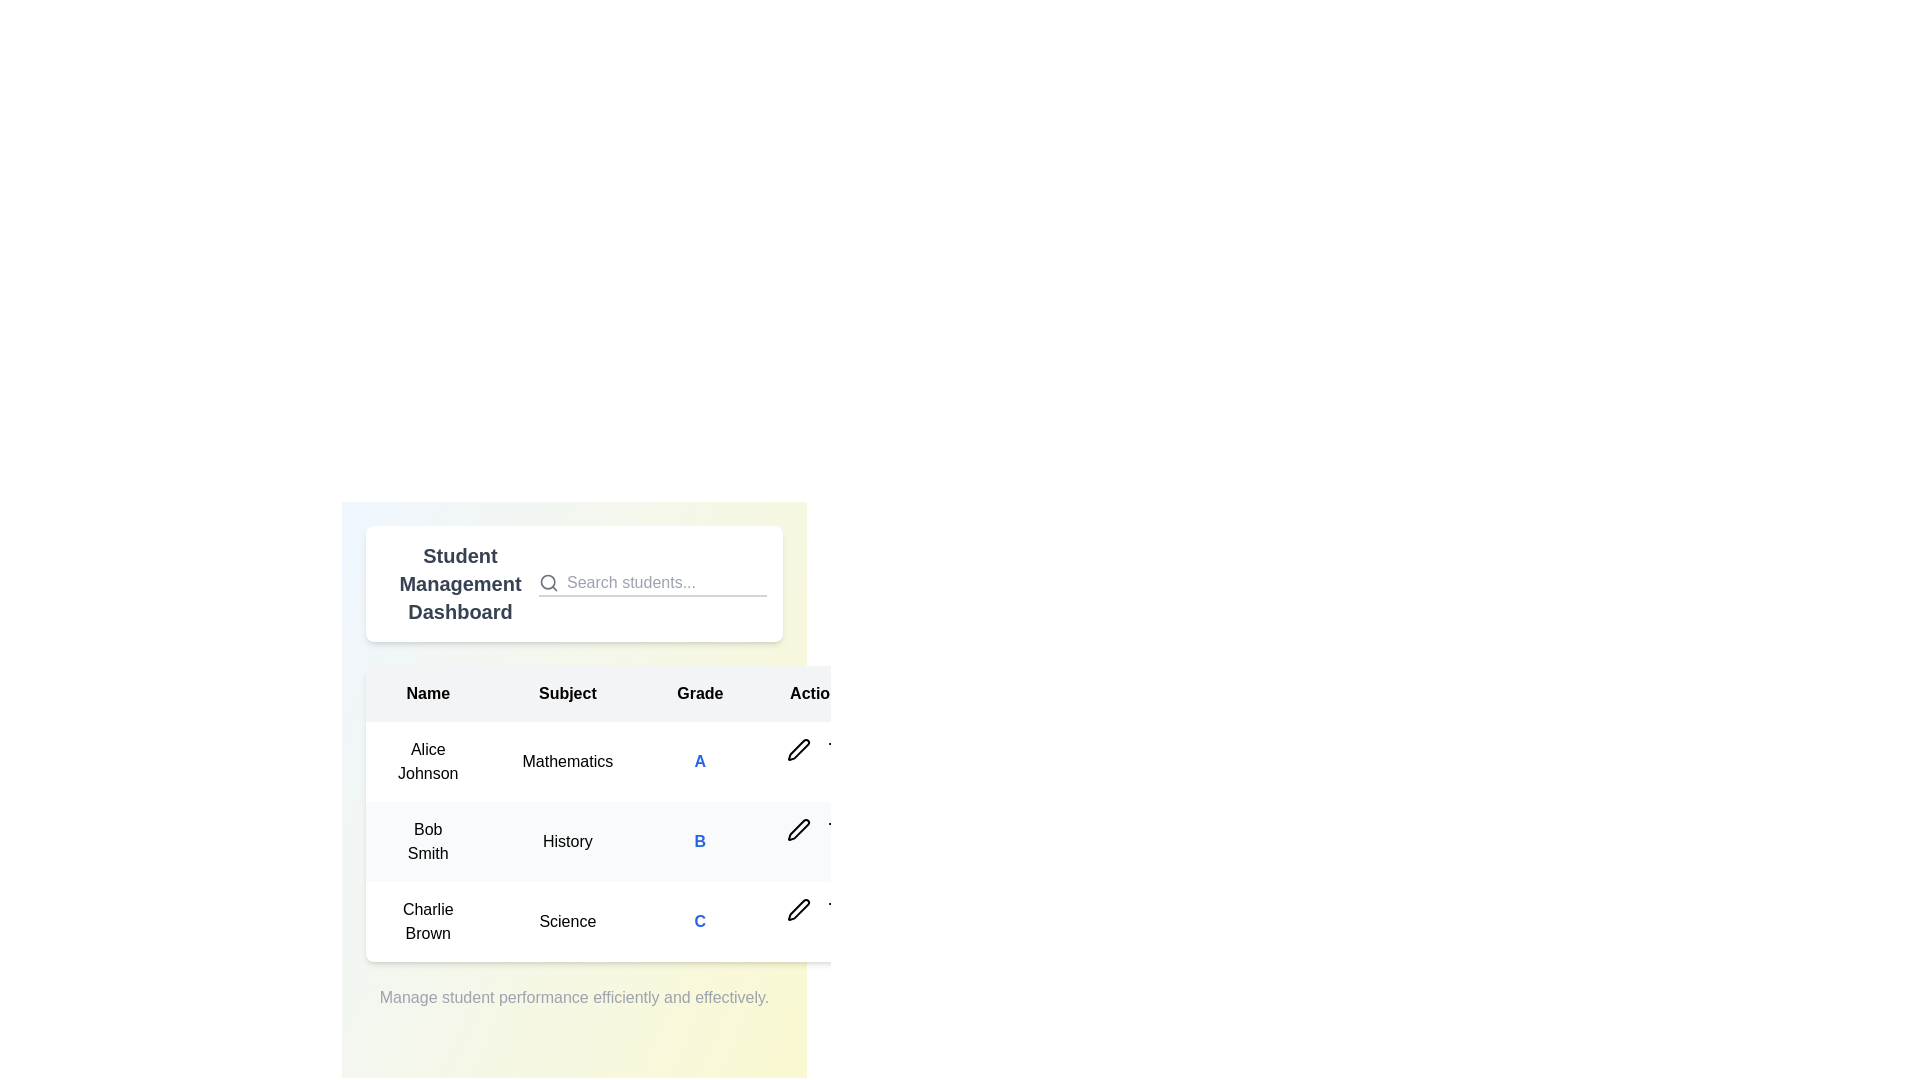 The width and height of the screenshot is (1920, 1080). What do you see at coordinates (623, 841) in the screenshot?
I see `the second row of the table displaying student details, which is located between 'Alice Johnson' and 'Charlie Brown'` at bounding box center [623, 841].